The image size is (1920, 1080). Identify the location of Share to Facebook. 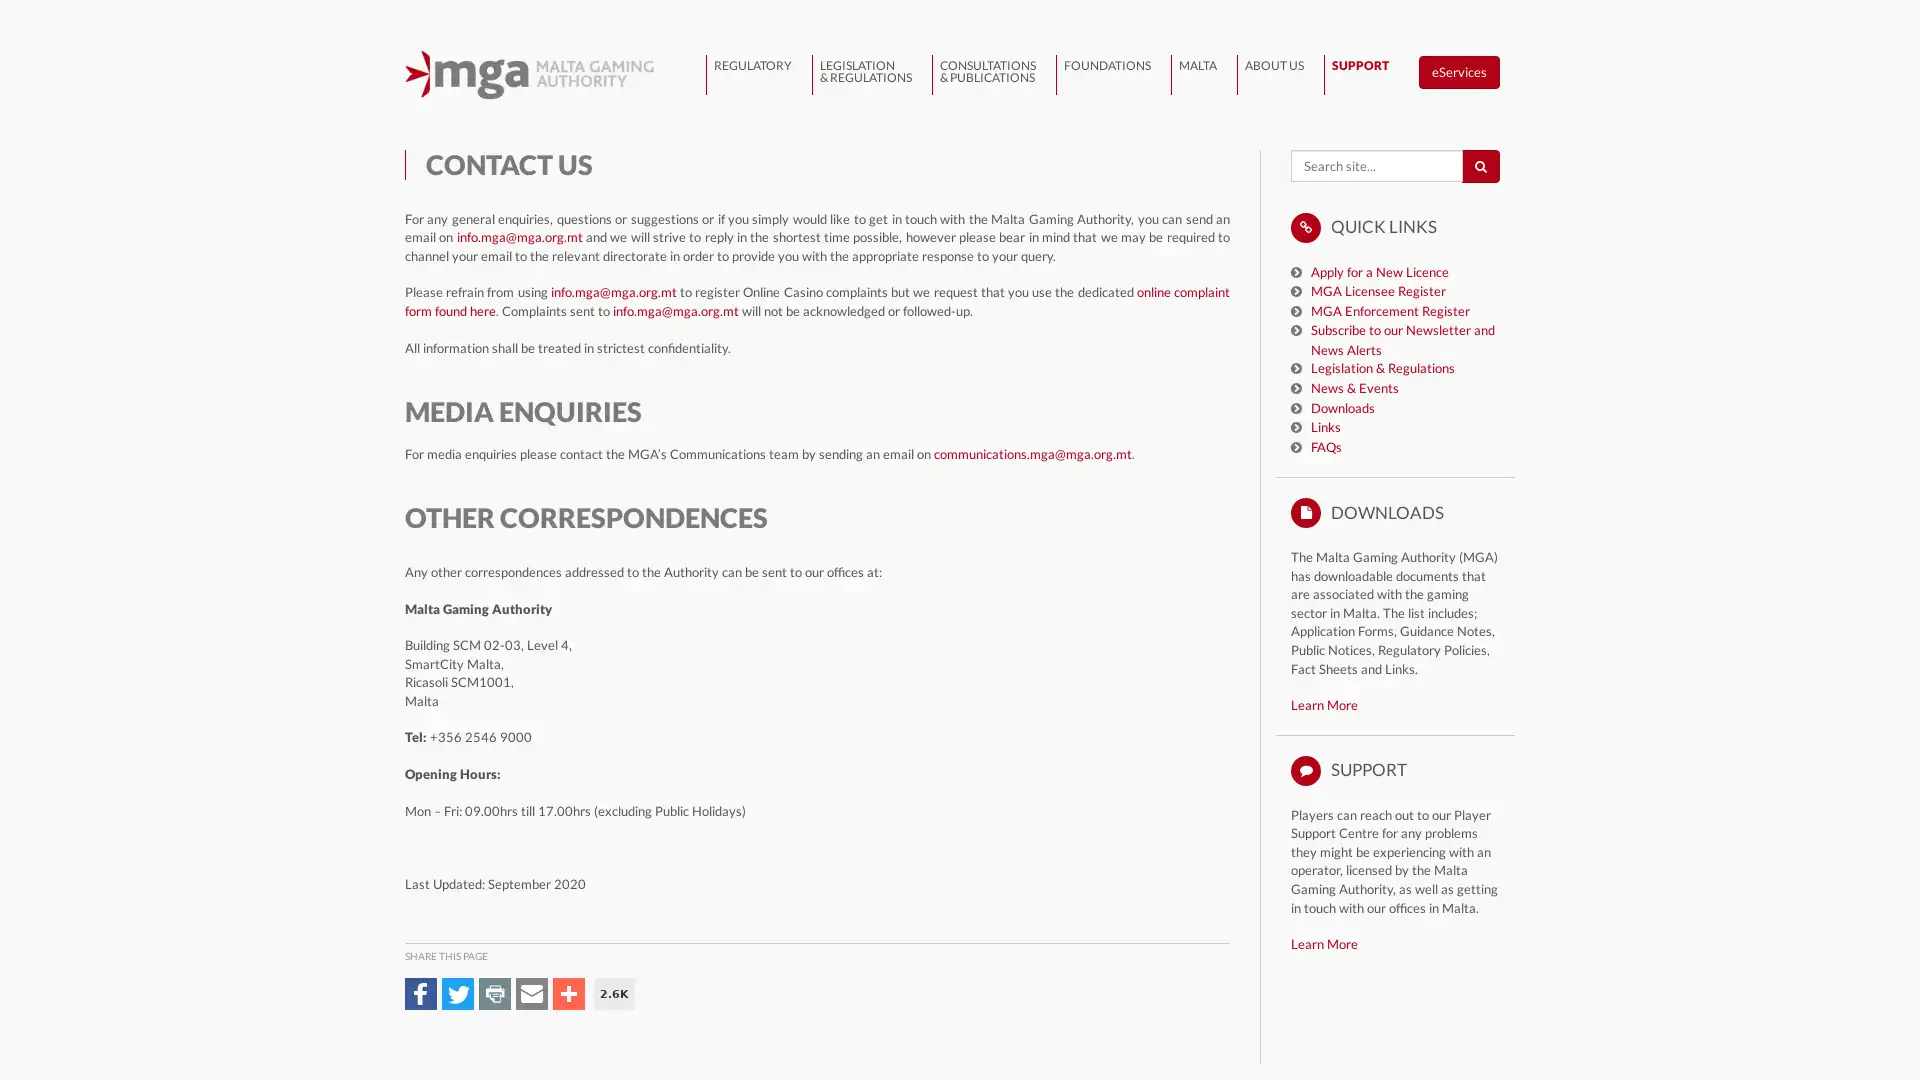
(420, 994).